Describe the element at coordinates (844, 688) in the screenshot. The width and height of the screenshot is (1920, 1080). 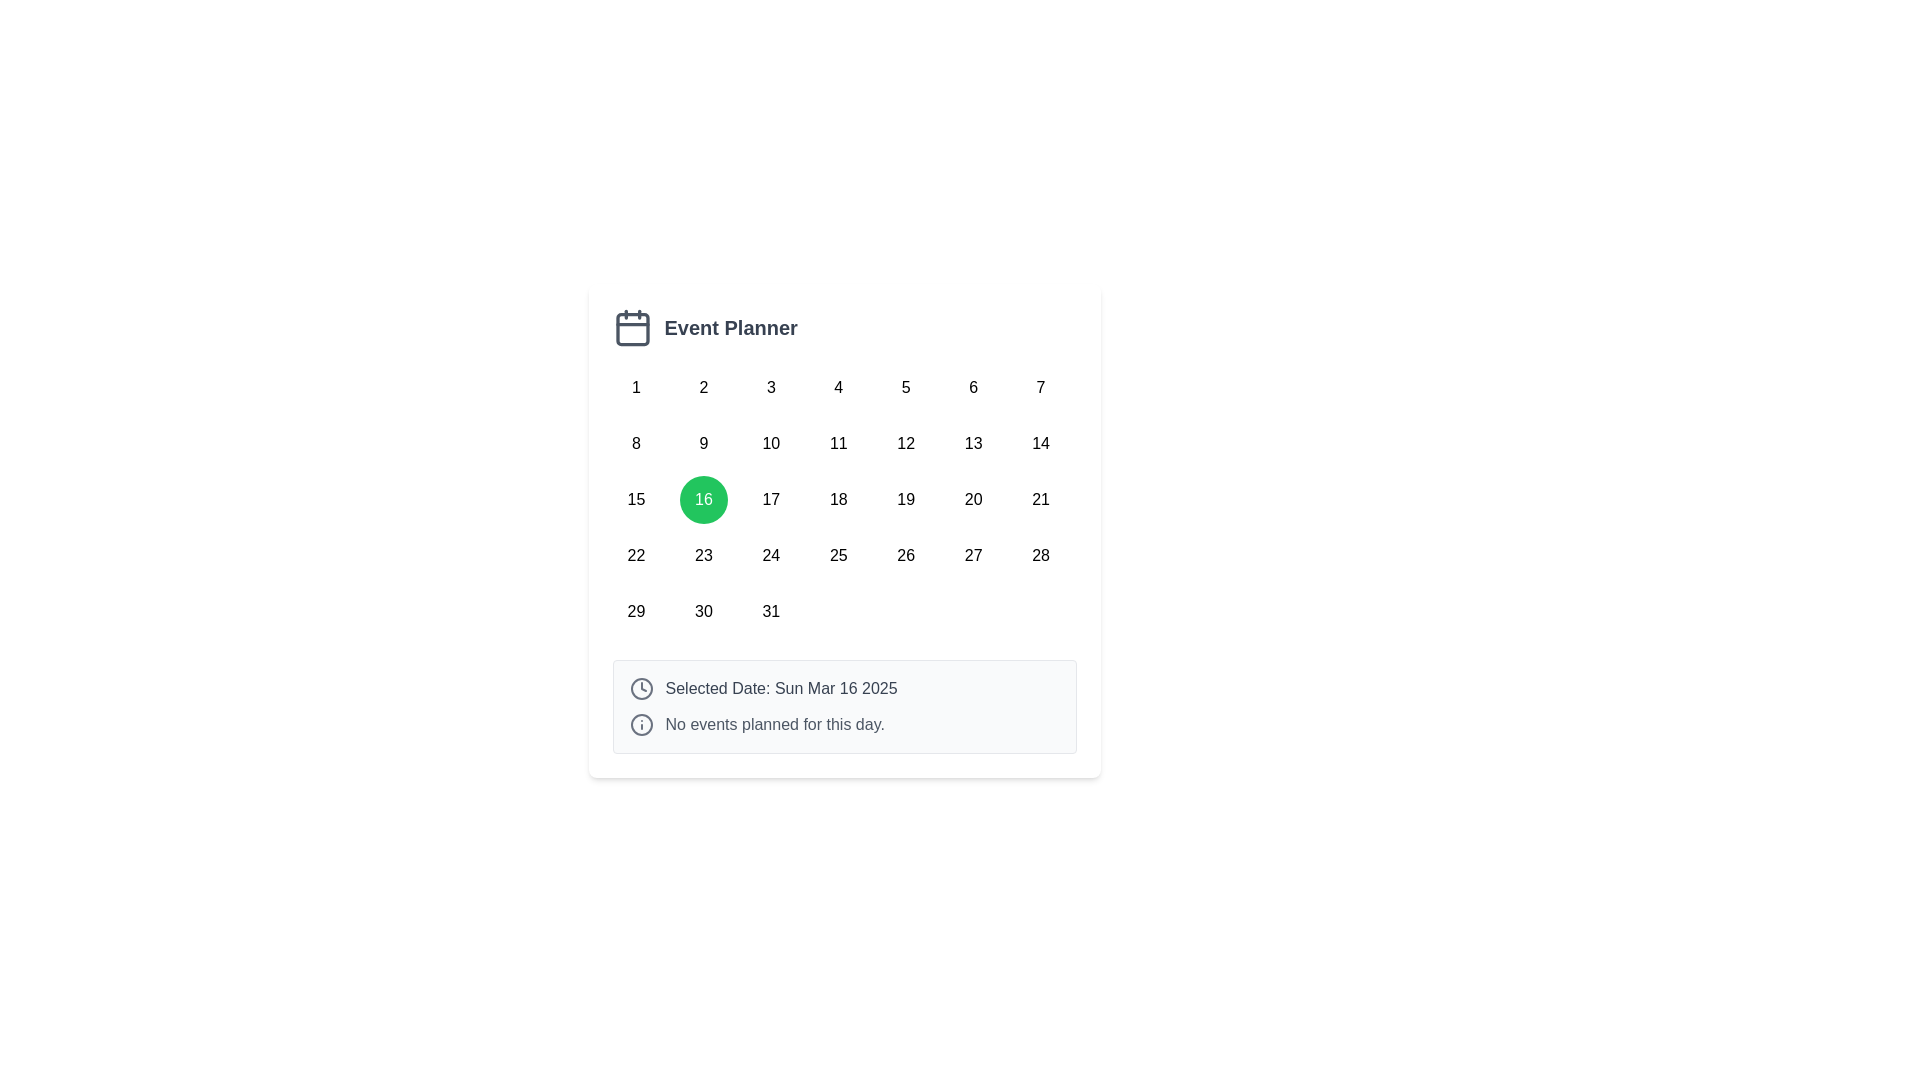
I see `text content of the Text Label with Icon that displays 'Selected Date: Sun Mar 16 2025', which is located in the lower area of the calendar interface` at that location.